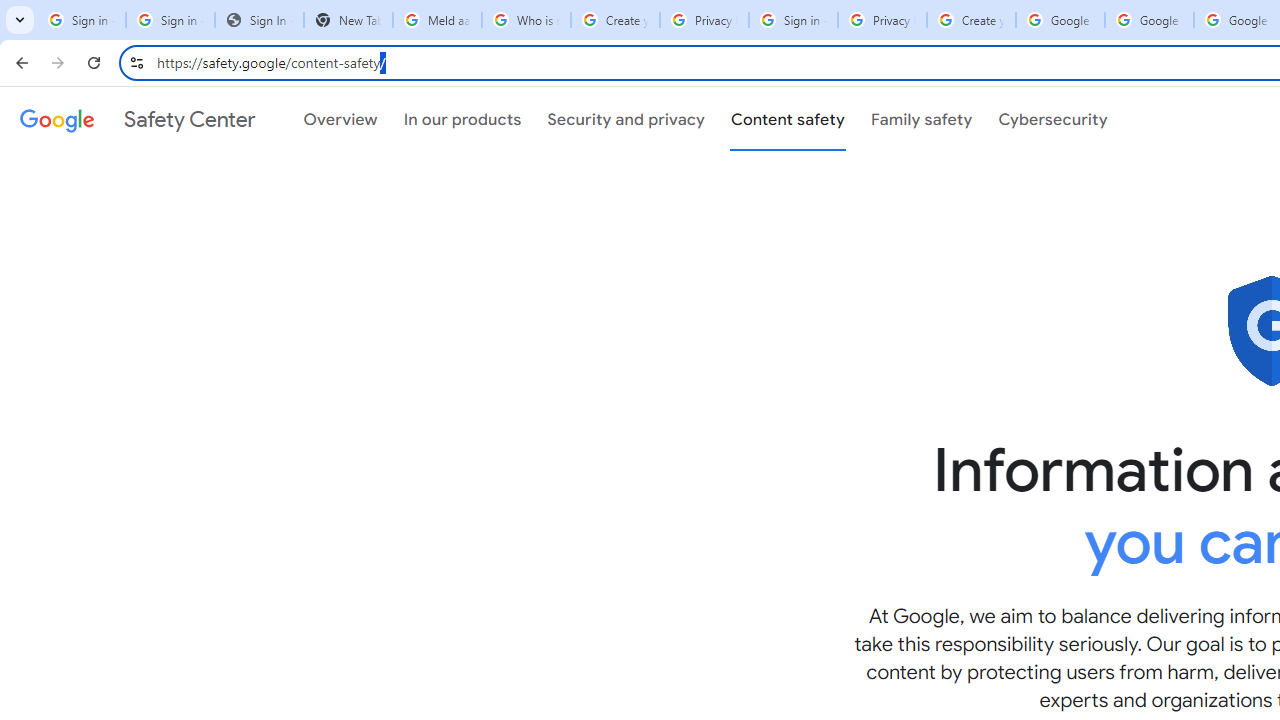 The image size is (1280, 720). What do you see at coordinates (348, 20) in the screenshot?
I see `'New Tab'` at bounding box center [348, 20].